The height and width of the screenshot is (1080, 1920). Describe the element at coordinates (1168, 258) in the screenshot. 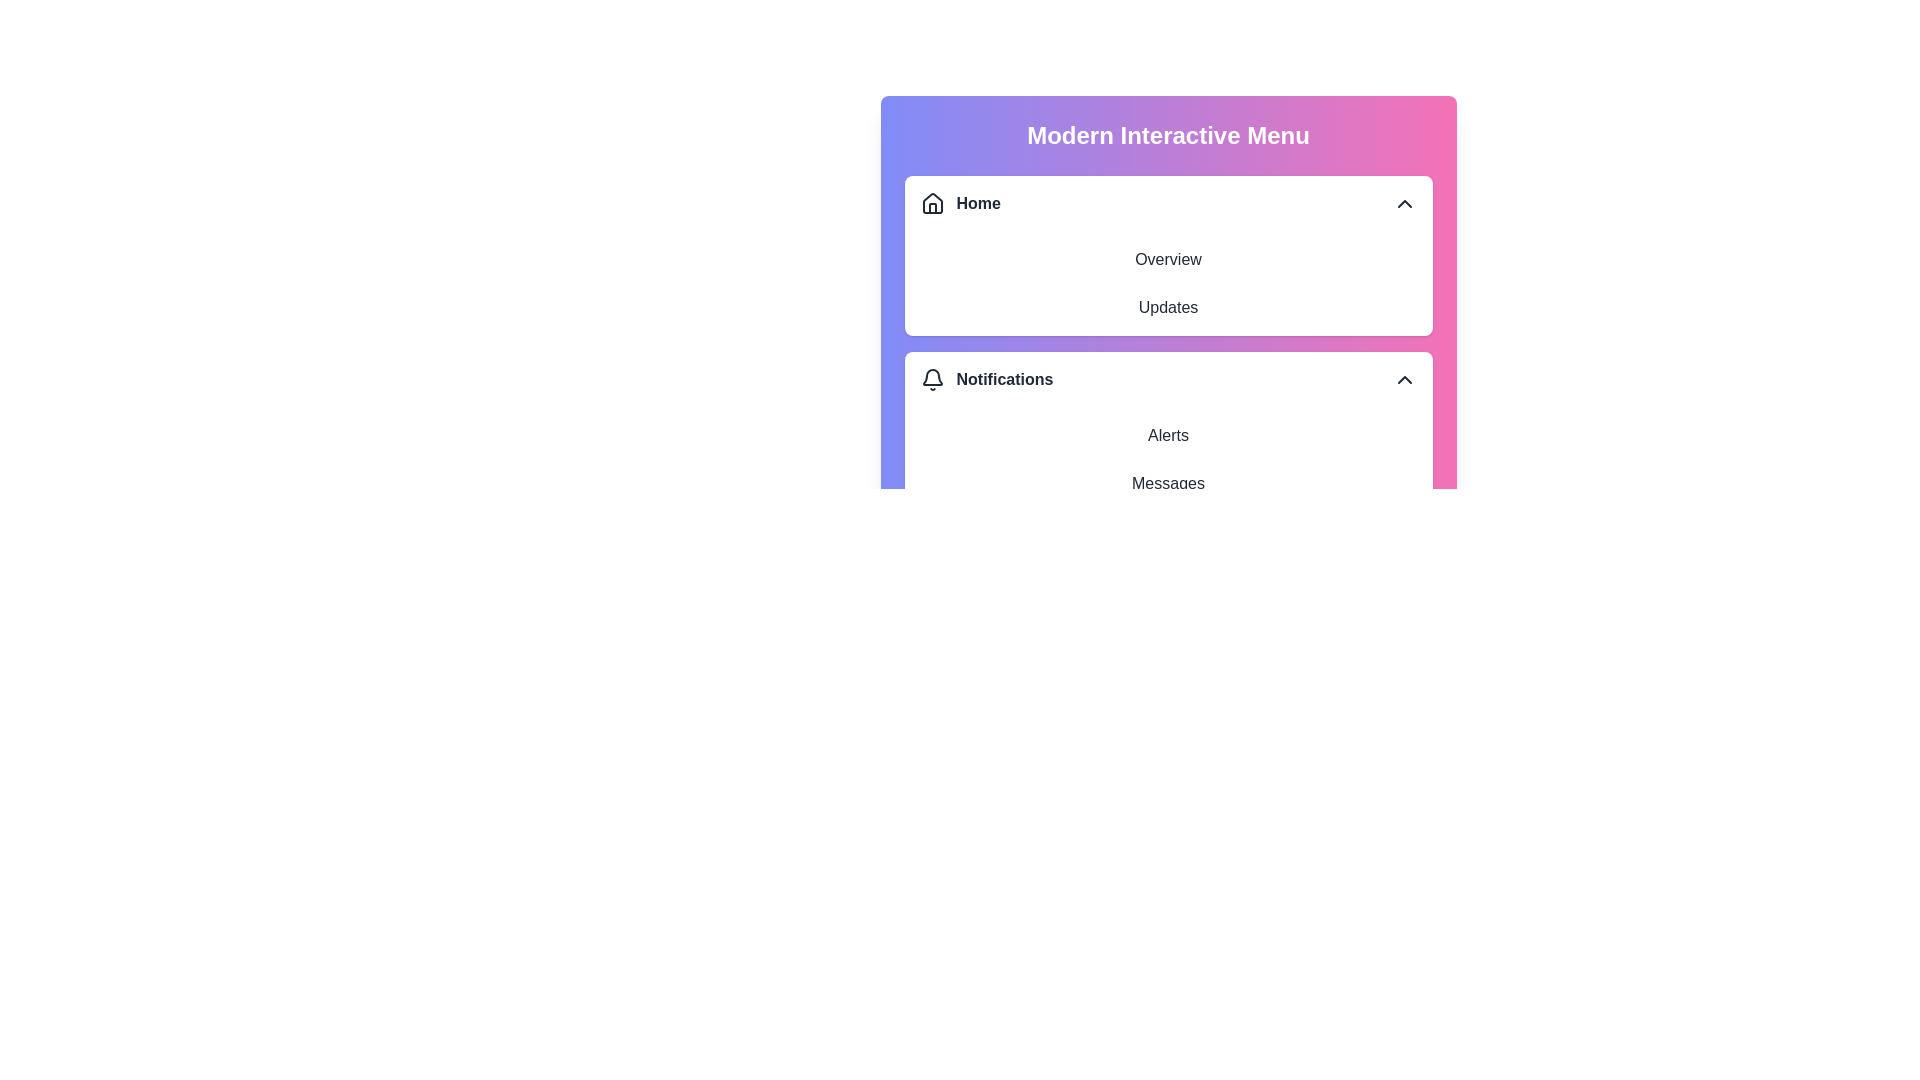

I see `the text element Overview to interact with it` at that location.